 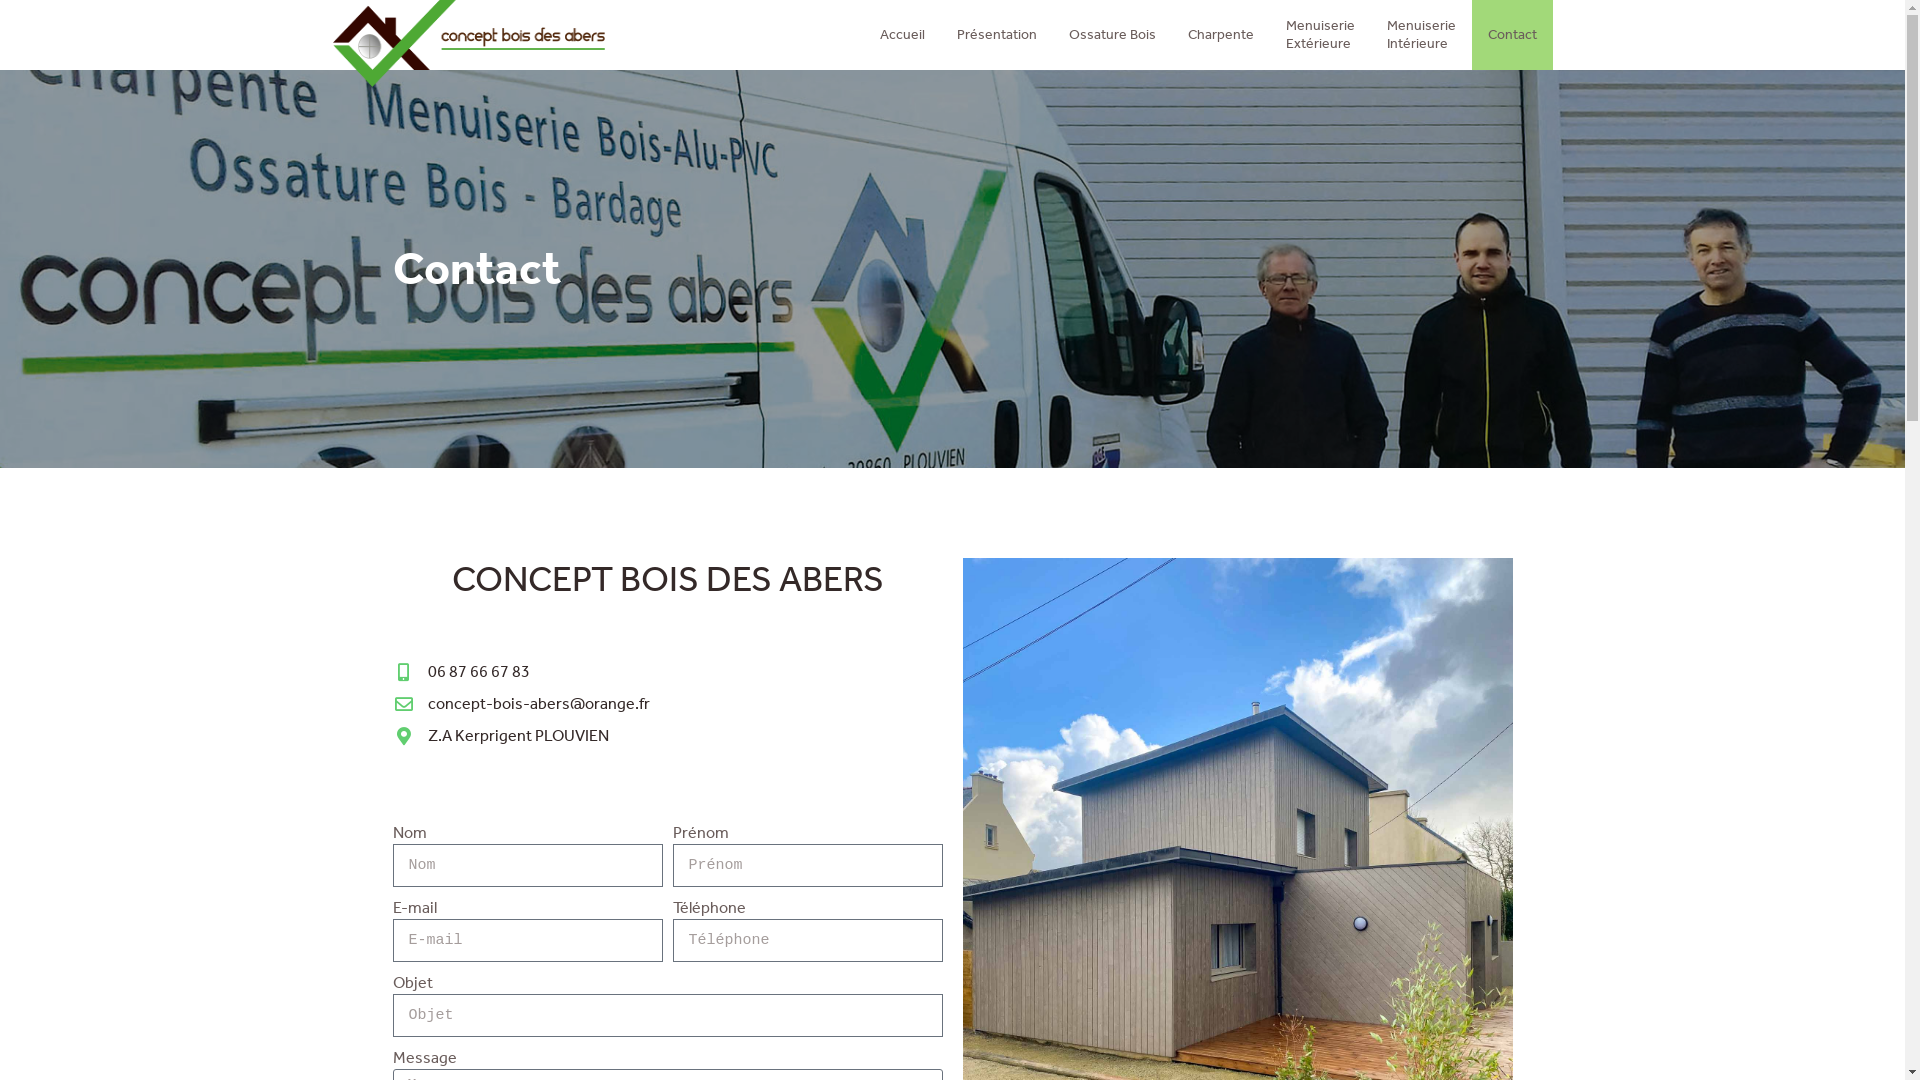 I want to click on 'Concept Bois des Abers', so click(x=467, y=43).